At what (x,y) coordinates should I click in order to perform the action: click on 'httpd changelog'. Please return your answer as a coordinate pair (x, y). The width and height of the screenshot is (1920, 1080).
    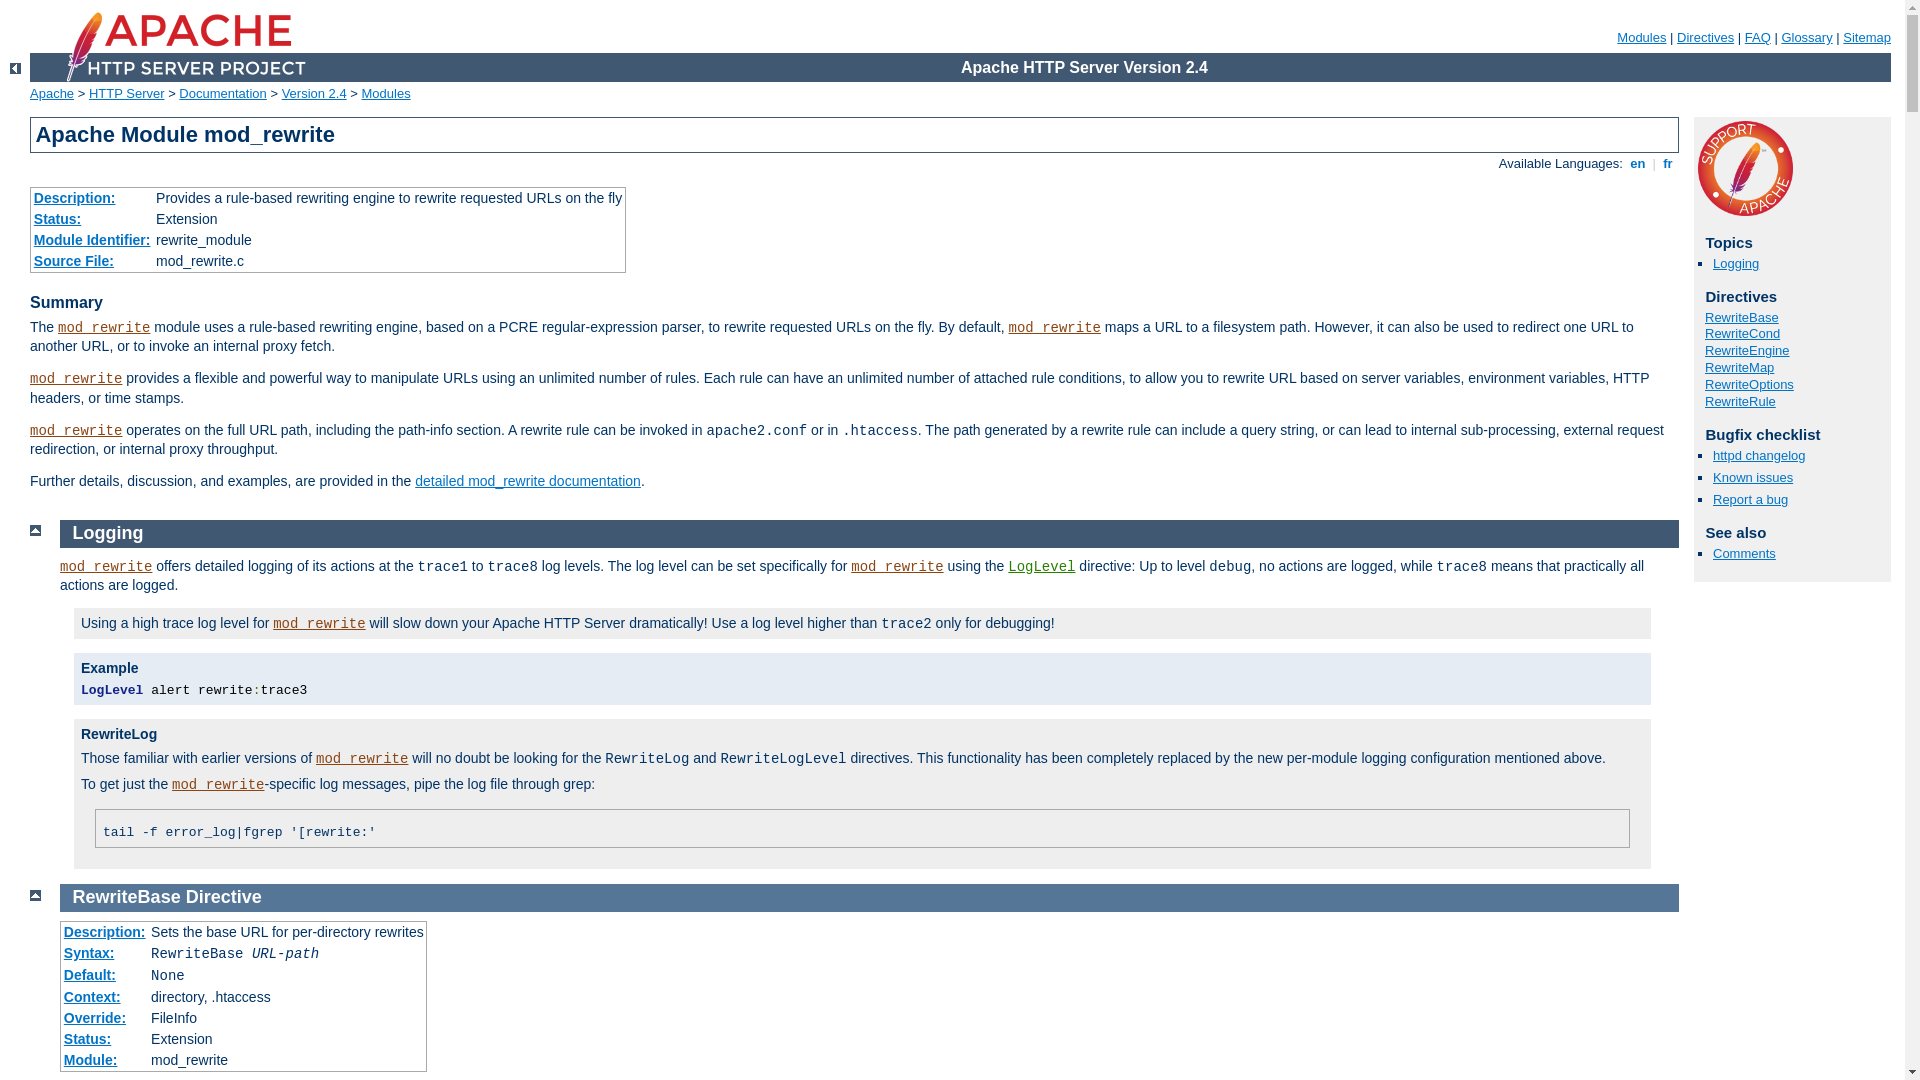
    Looking at the image, I should click on (1758, 455).